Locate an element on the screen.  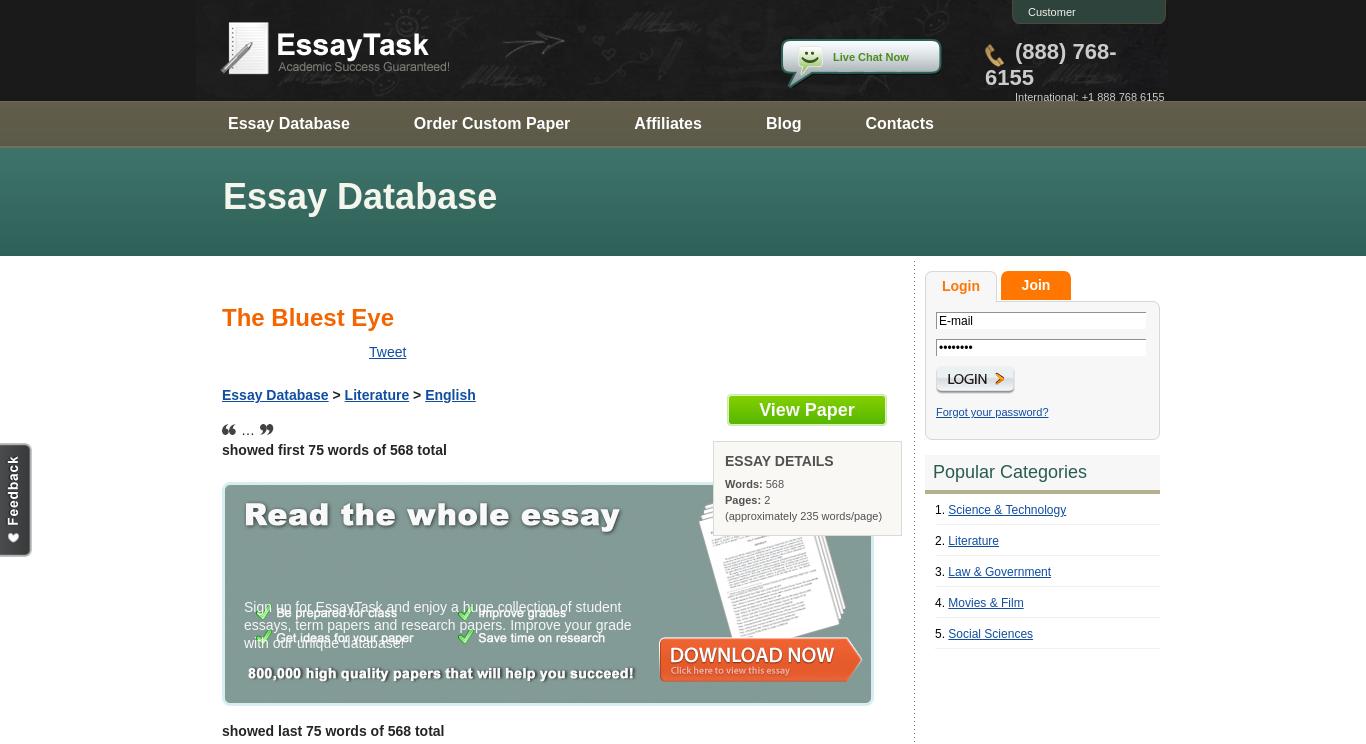
'Help' is located at coordinates (1077, 35).